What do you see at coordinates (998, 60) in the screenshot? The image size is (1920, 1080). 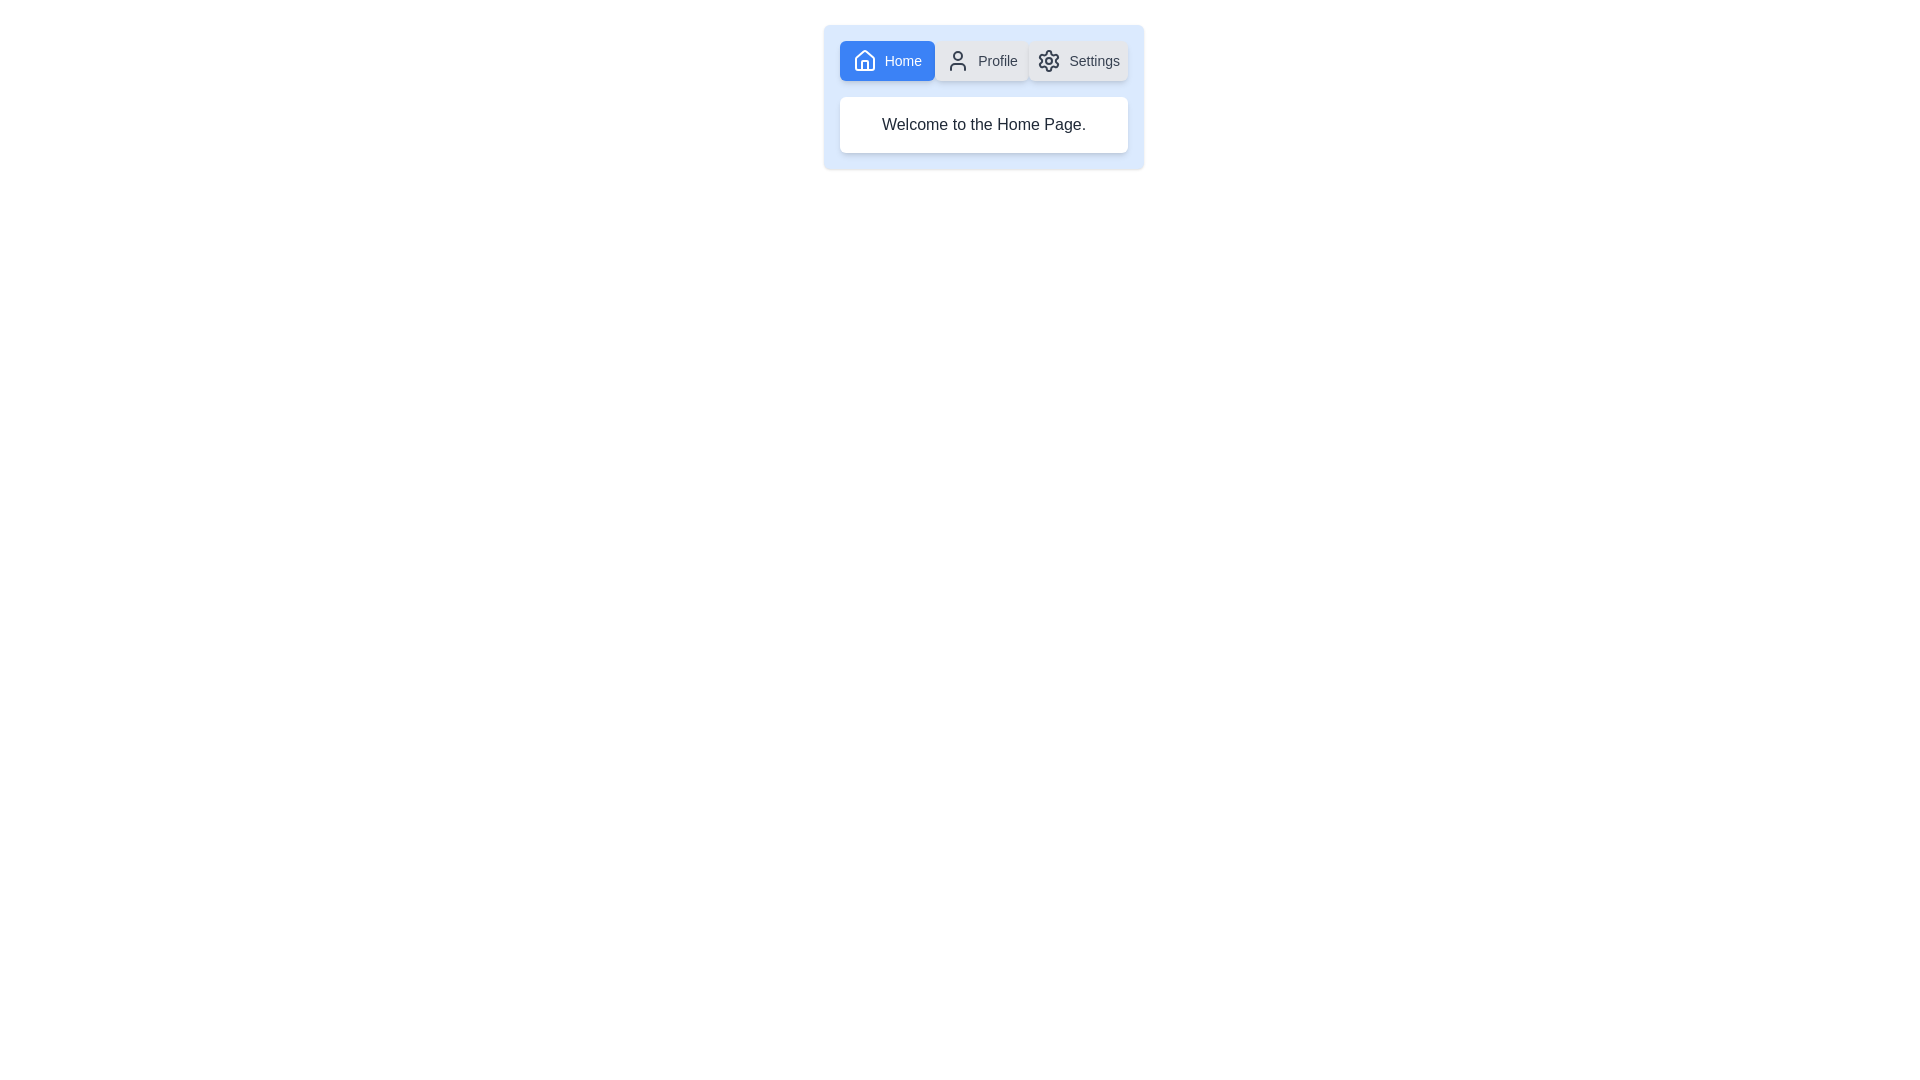 I see `the 'Profile' label in the navigation bar, which is located between the user icon and the gear icon` at bounding box center [998, 60].